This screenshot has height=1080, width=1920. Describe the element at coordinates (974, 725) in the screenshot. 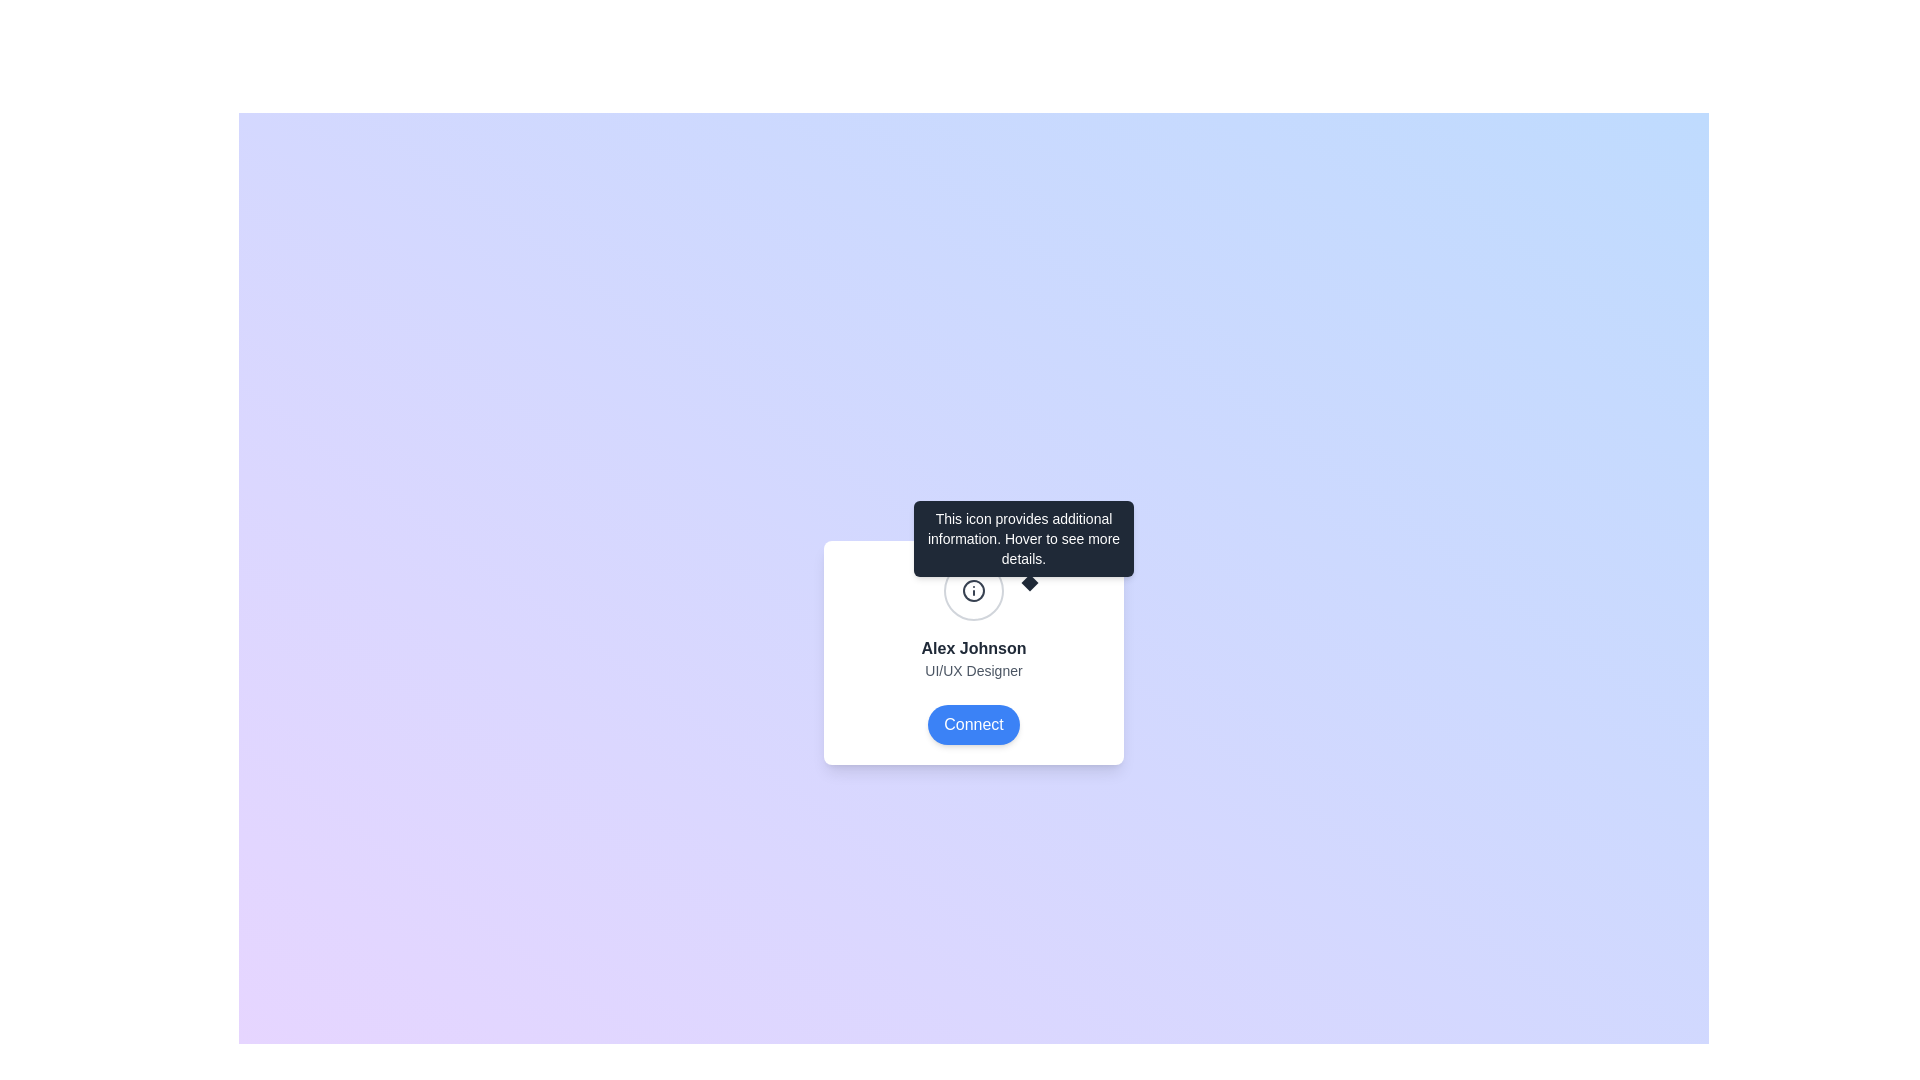

I see `the connection button located at the bottom center of the card element for 'Alex Johnson' to initiate a connection action` at that location.